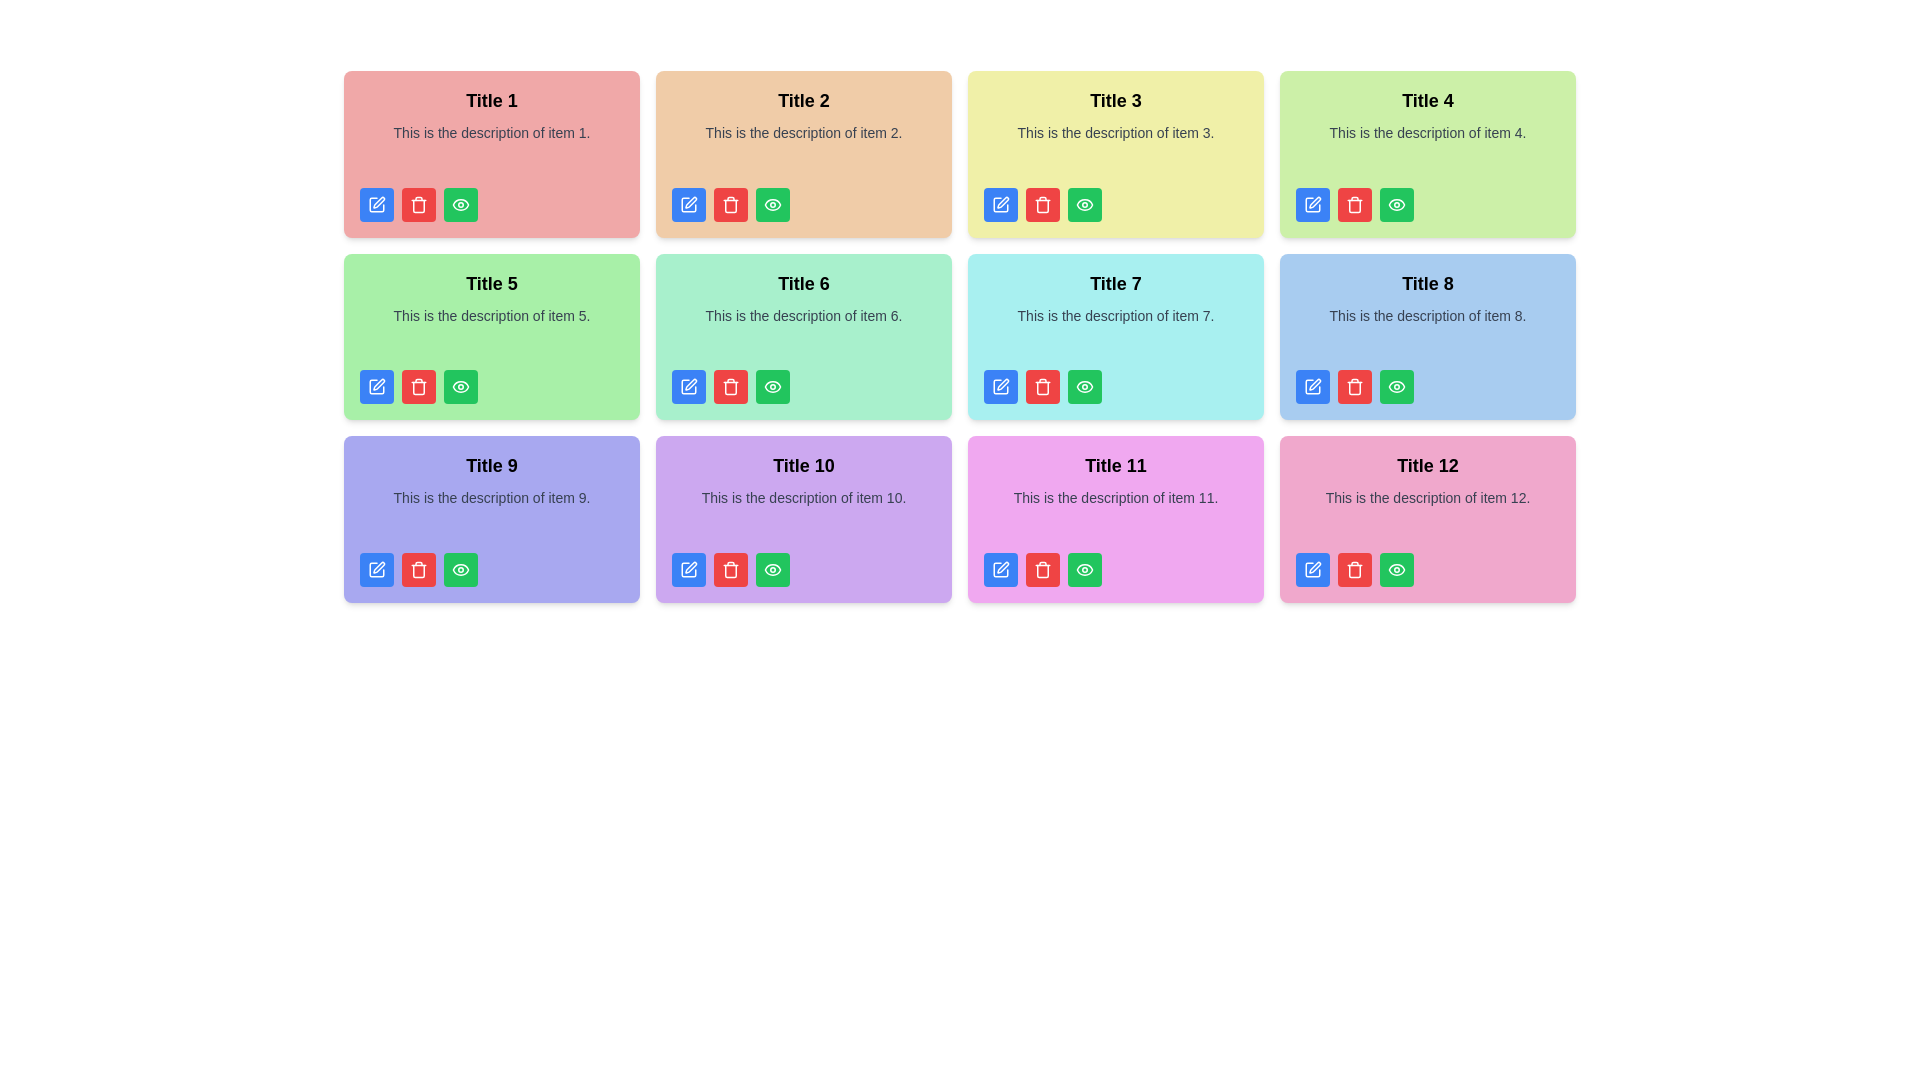 The height and width of the screenshot is (1080, 1920). What do you see at coordinates (1001, 569) in the screenshot?
I see `the blue button with a pen icon located at the bottom-left corner of the card titled 'Title 11'` at bounding box center [1001, 569].